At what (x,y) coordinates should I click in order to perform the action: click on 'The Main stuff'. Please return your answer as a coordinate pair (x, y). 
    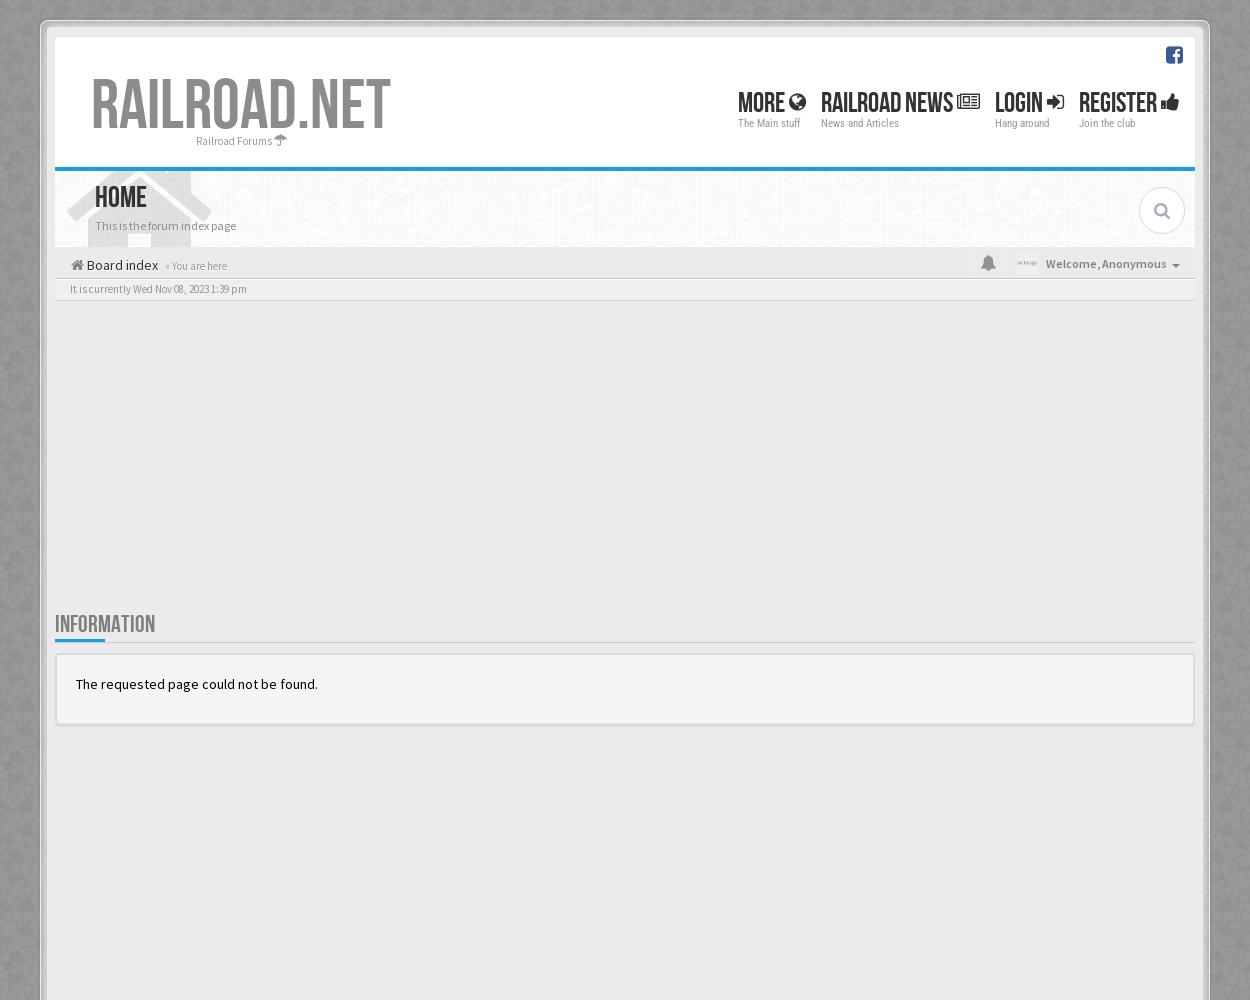
    Looking at the image, I should click on (769, 122).